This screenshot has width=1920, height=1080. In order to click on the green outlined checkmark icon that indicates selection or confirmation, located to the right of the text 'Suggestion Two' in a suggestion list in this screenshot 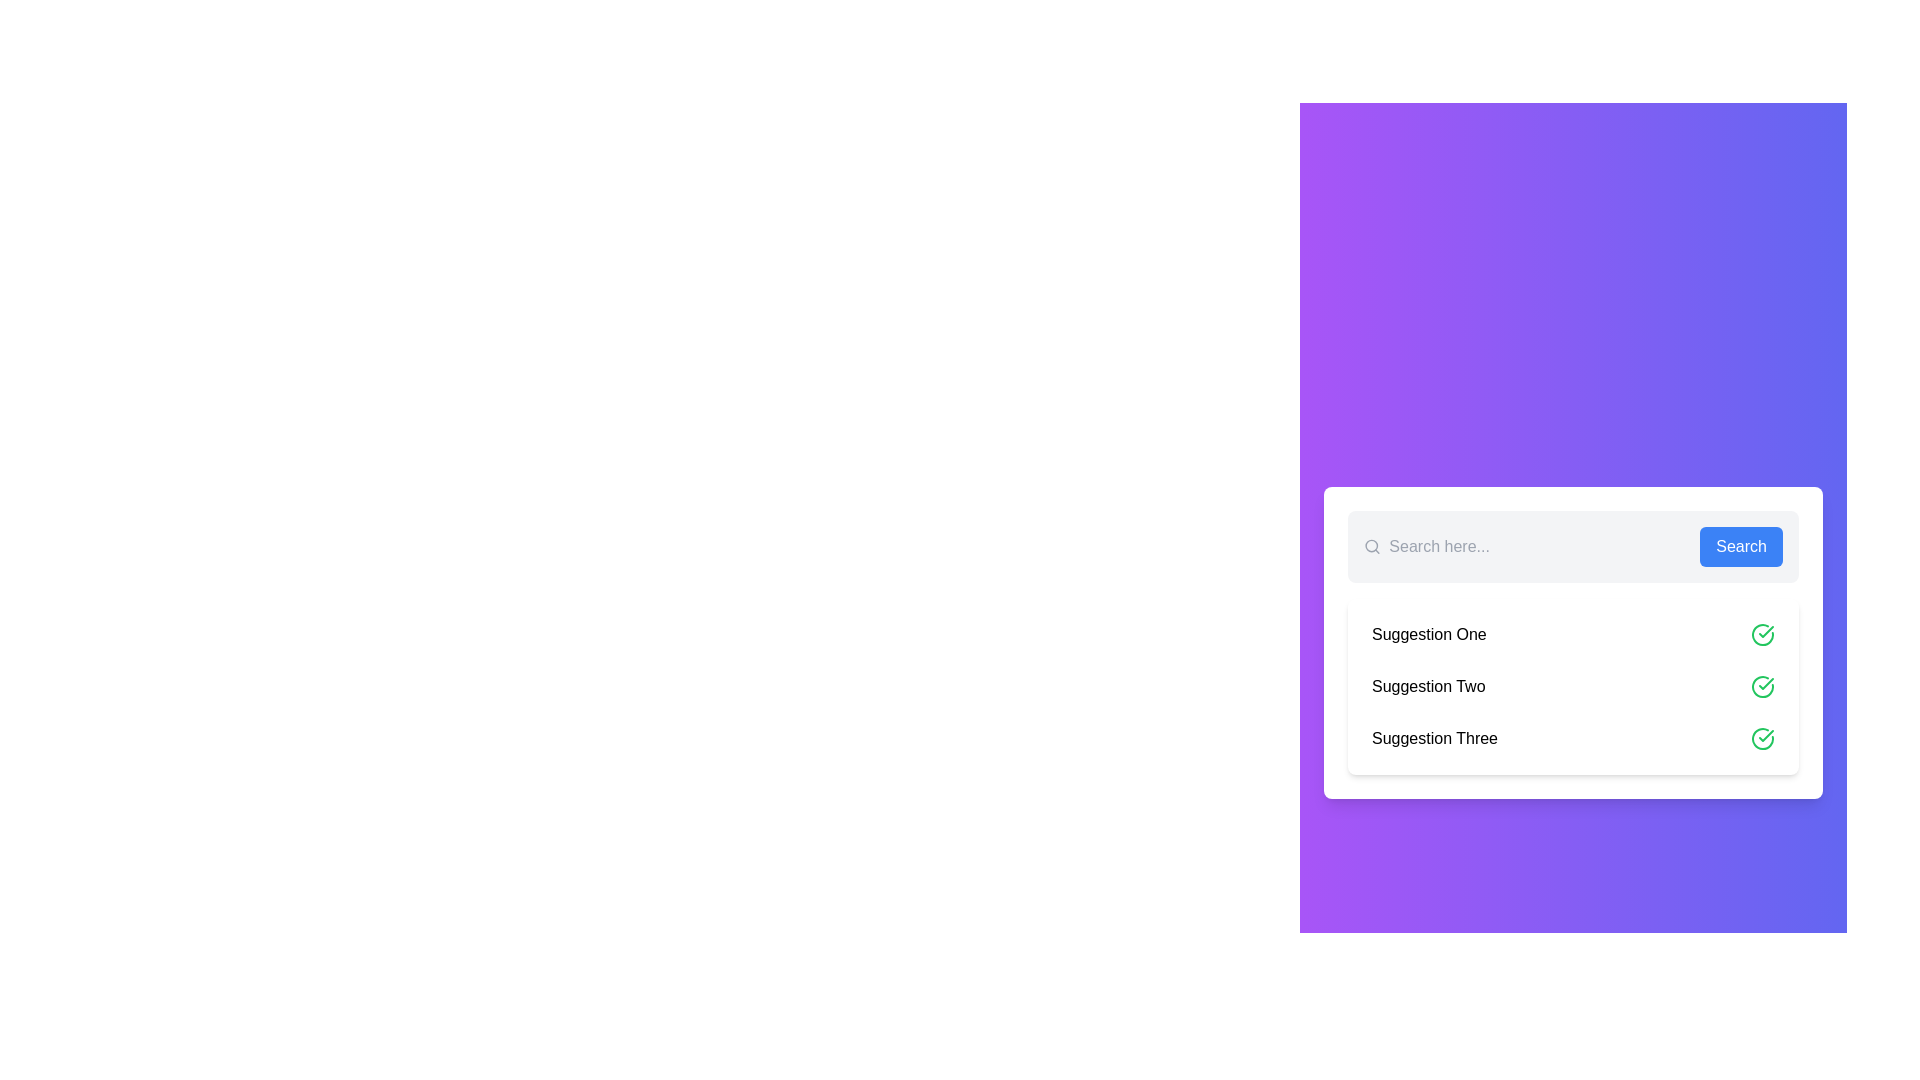, I will do `click(1766, 632)`.